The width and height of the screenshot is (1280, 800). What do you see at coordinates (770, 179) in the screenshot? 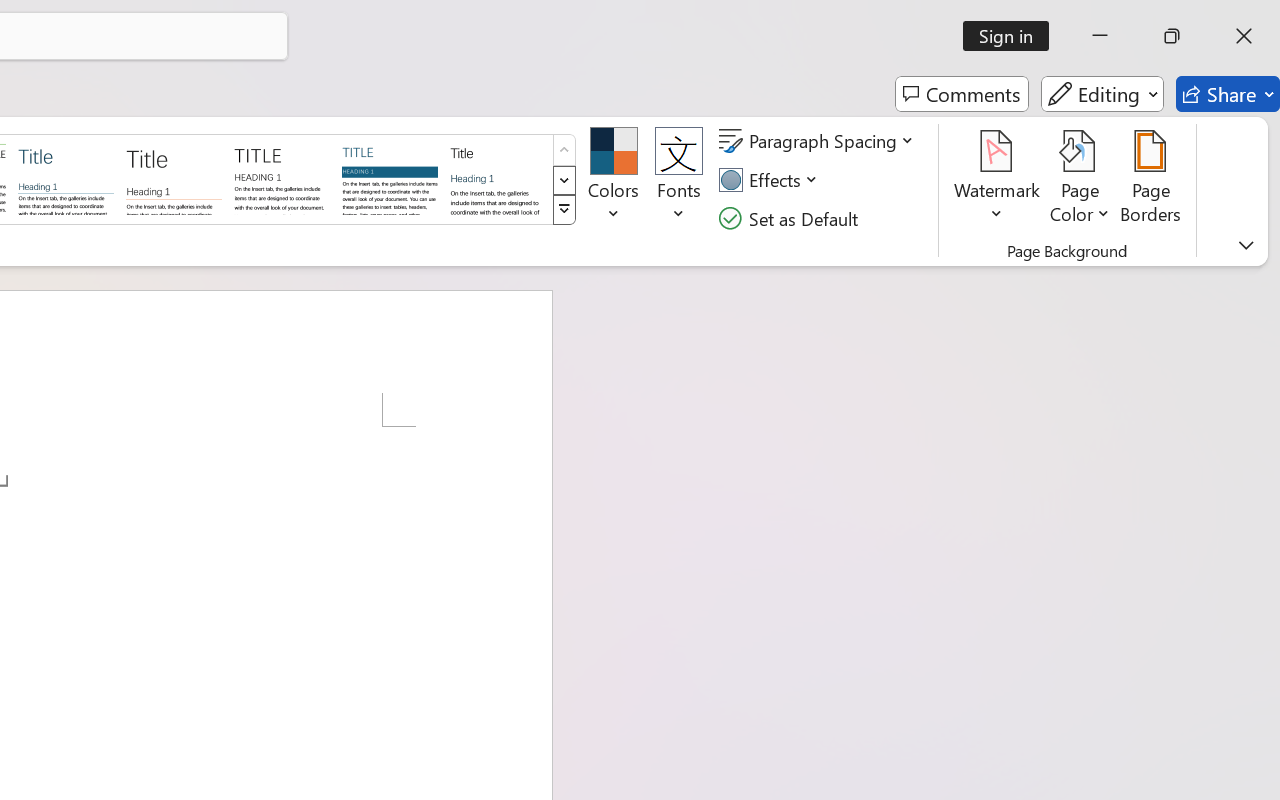
I see `'Effects'` at bounding box center [770, 179].